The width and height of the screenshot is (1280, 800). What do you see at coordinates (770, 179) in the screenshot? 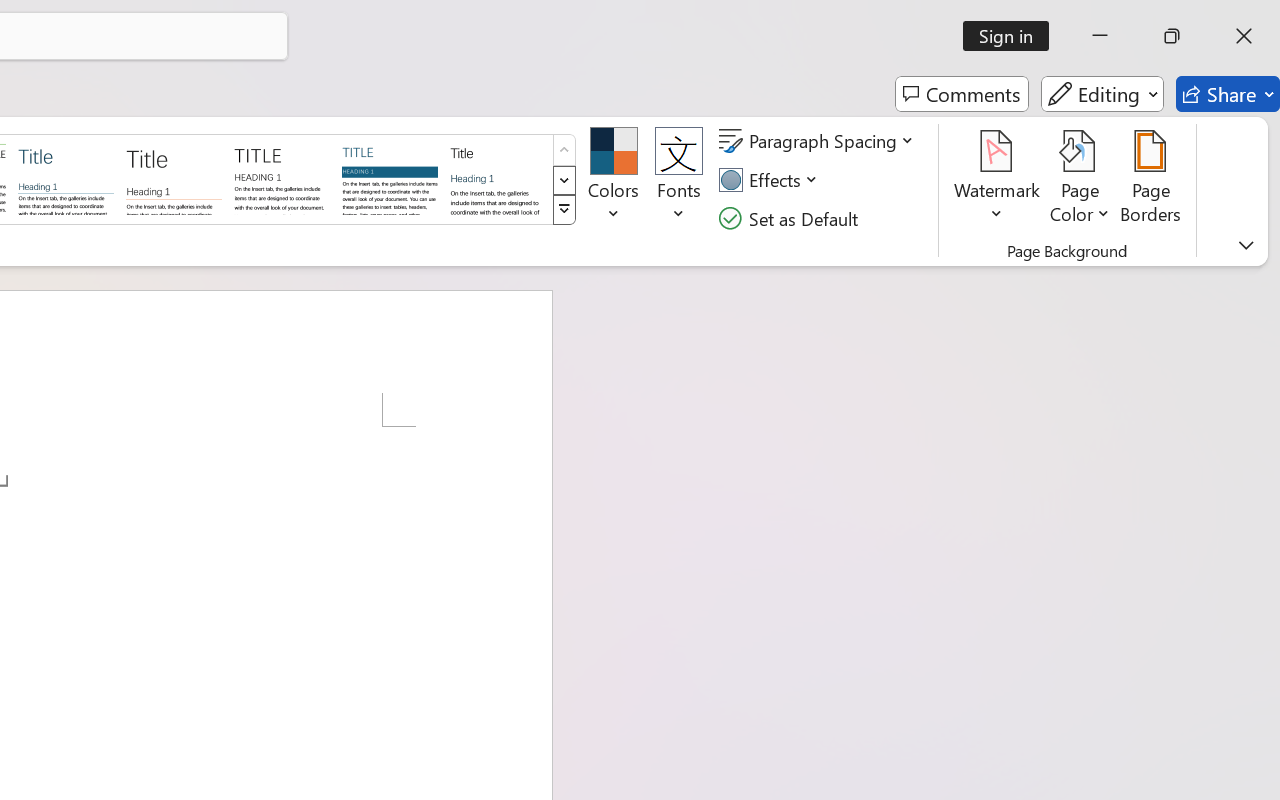
I see `'Effects'` at bounding box center [770, 179].